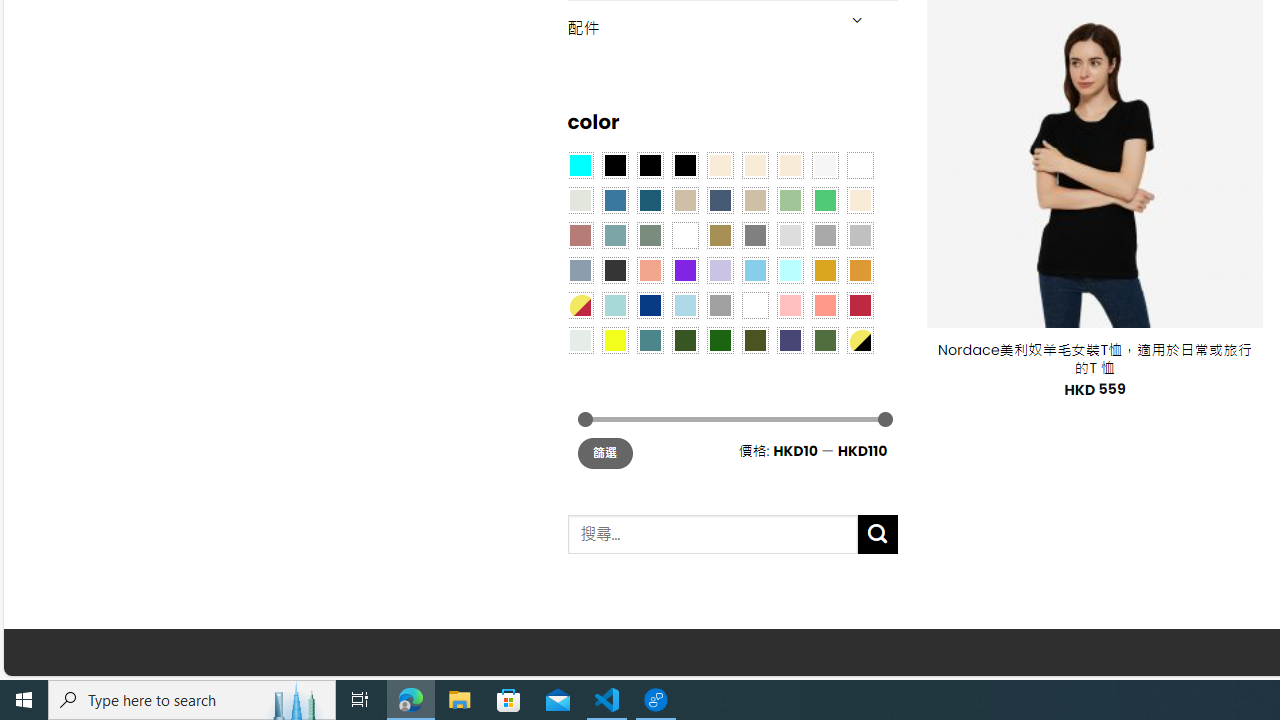  I want to click on 'Cream', so click(788, 163).